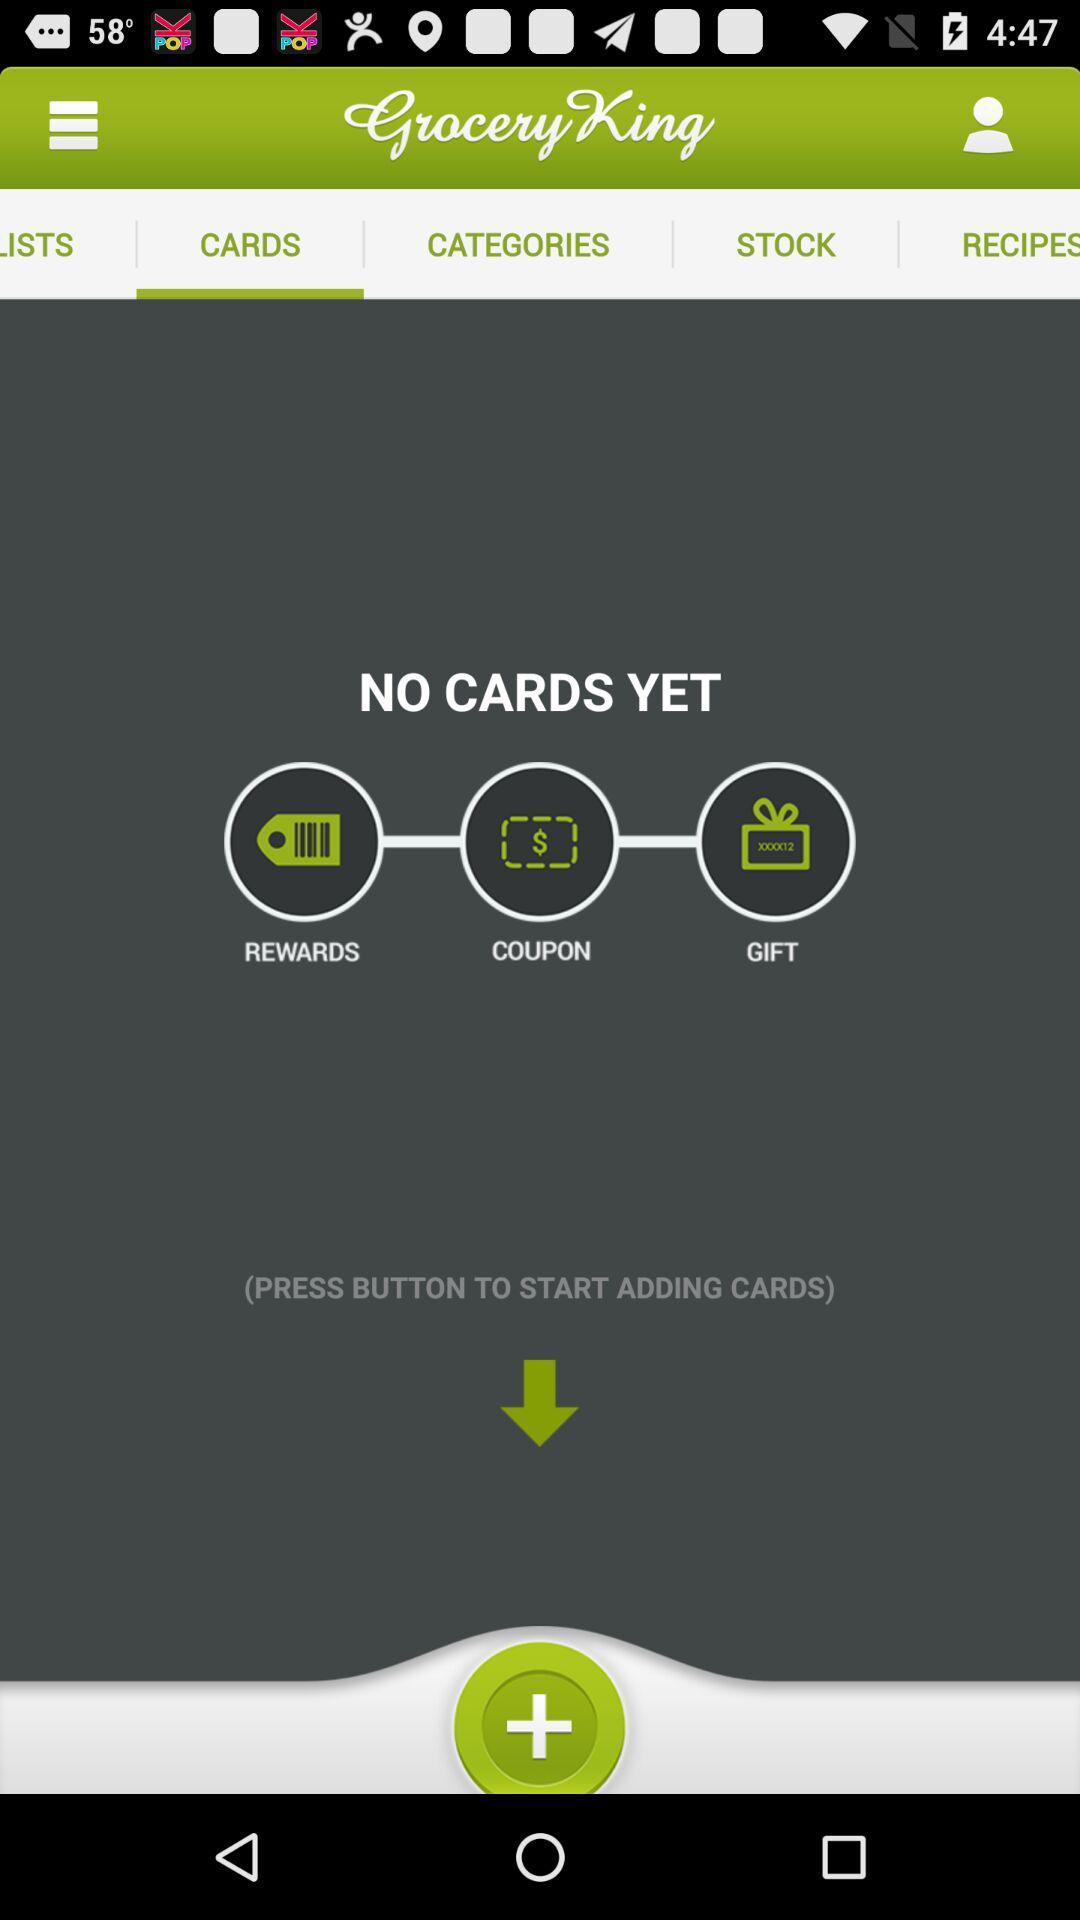 This screenshot has height=1920, width=1080. Describe the element at coordinates (988, 243) in the screenshot. I see `the recipes icon` at that location.